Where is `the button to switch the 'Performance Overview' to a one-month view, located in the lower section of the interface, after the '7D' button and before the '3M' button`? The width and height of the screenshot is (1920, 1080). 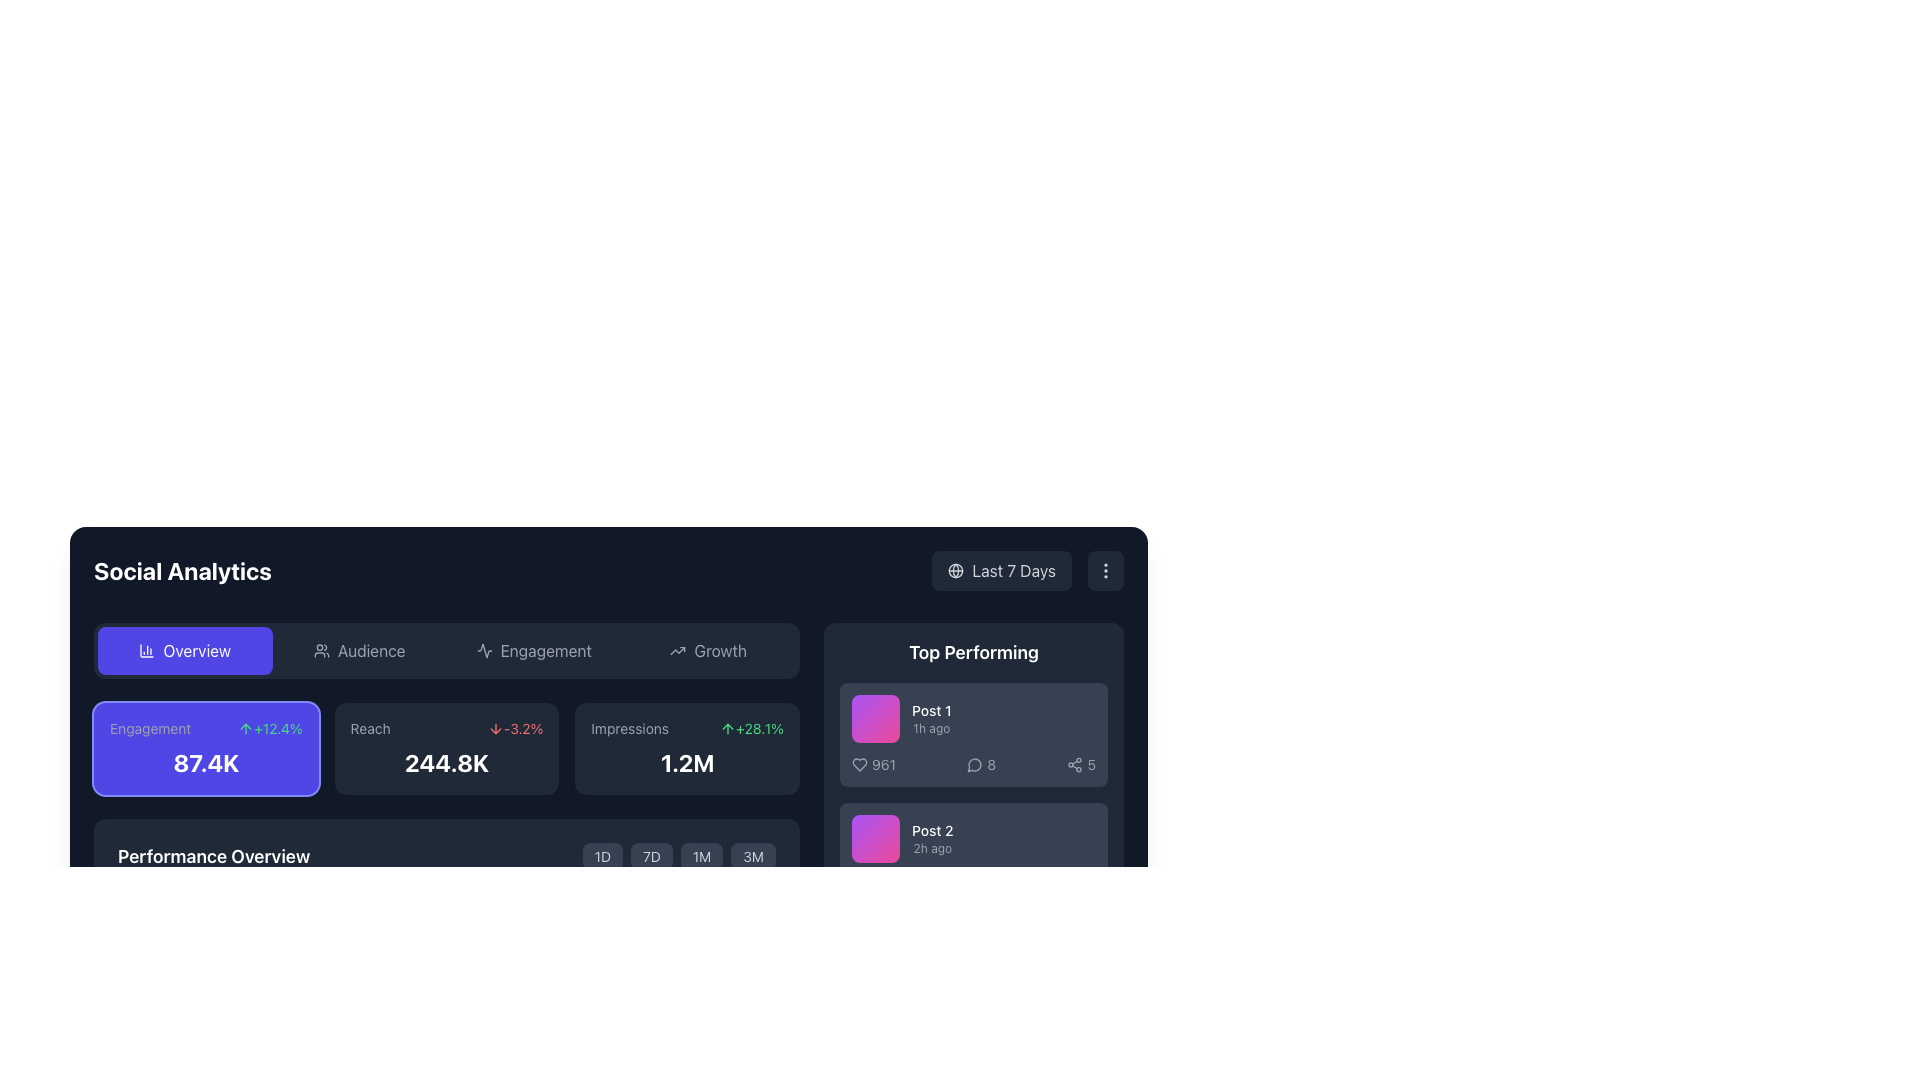
the button to switch the 'Performance Overview' to a one-month view, located in the lower section of the interface, after the '7D' button and before the '3M' button is located at coordinates (679, 855).